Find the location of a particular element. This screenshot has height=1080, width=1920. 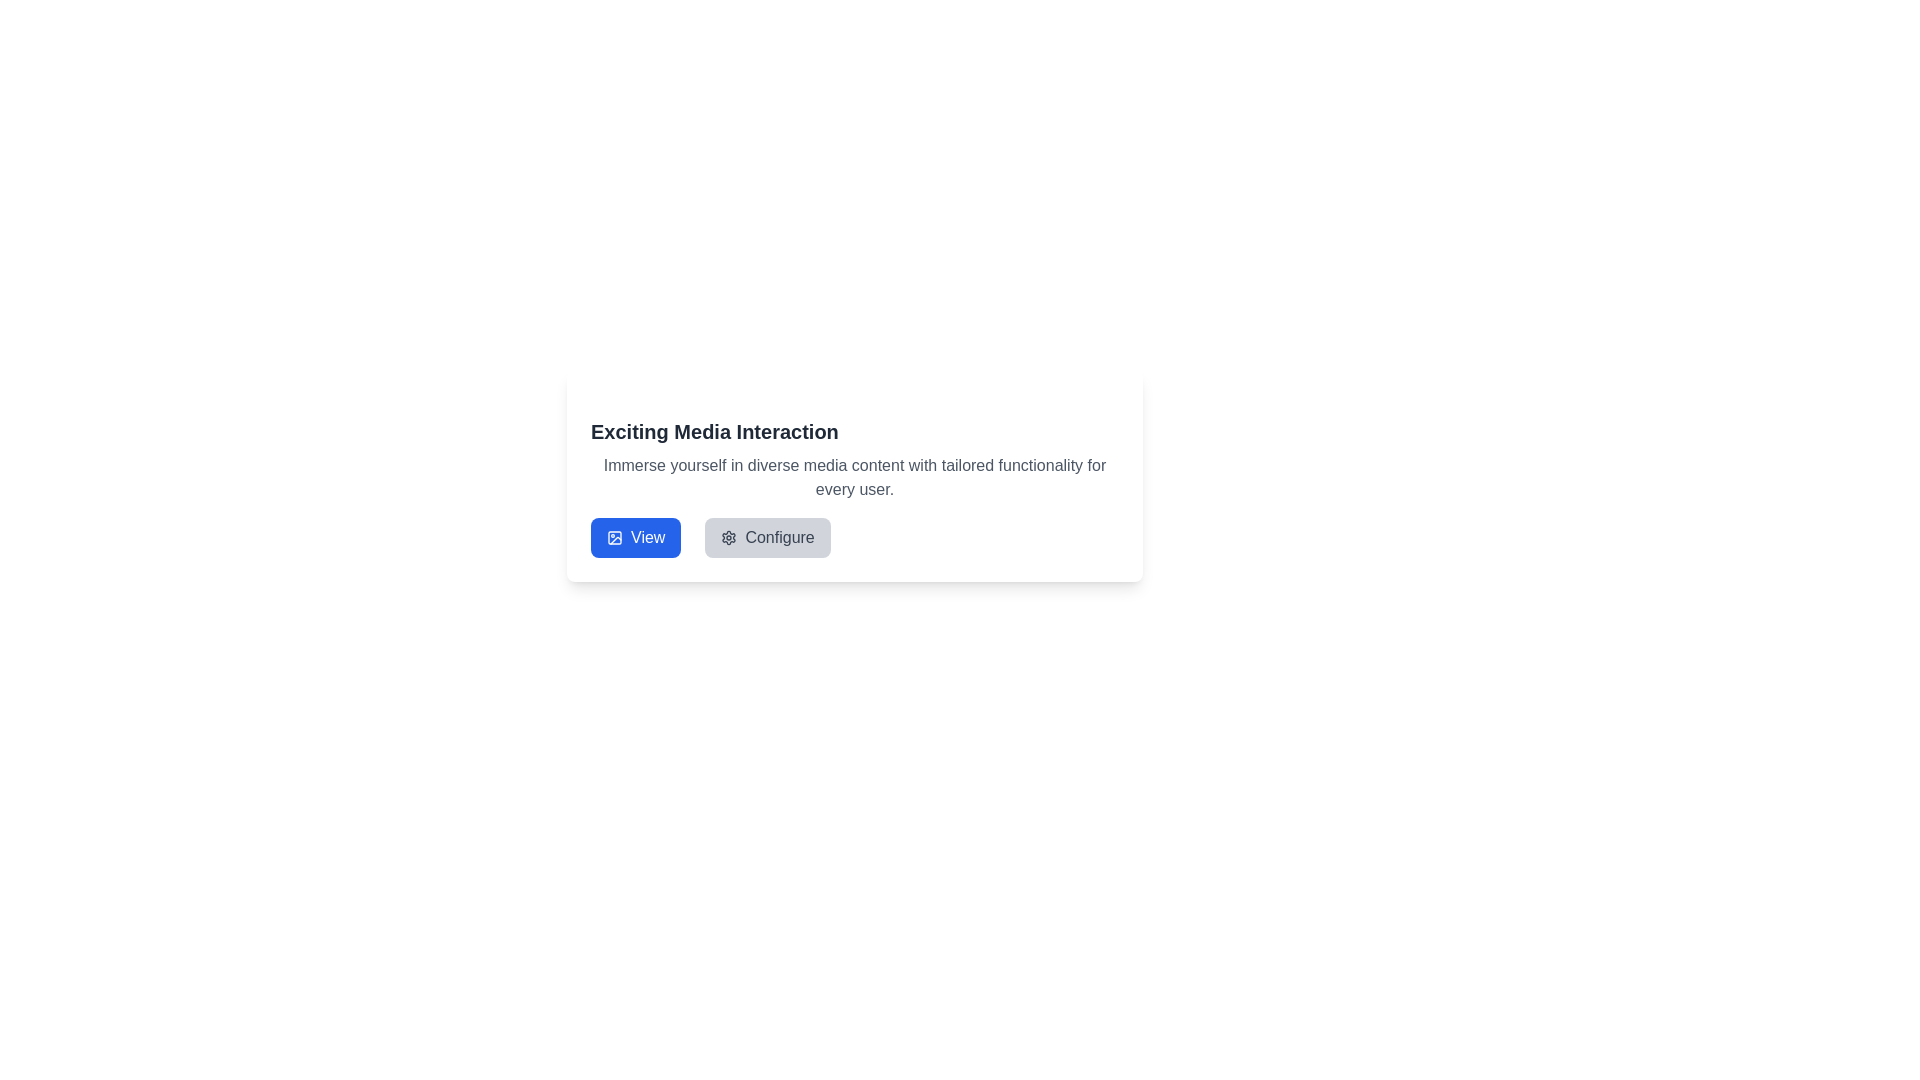

the gear-shaped settings icon, which is gray and located at the bottom right corner of a card-like component is located at coordinates (728, 536).